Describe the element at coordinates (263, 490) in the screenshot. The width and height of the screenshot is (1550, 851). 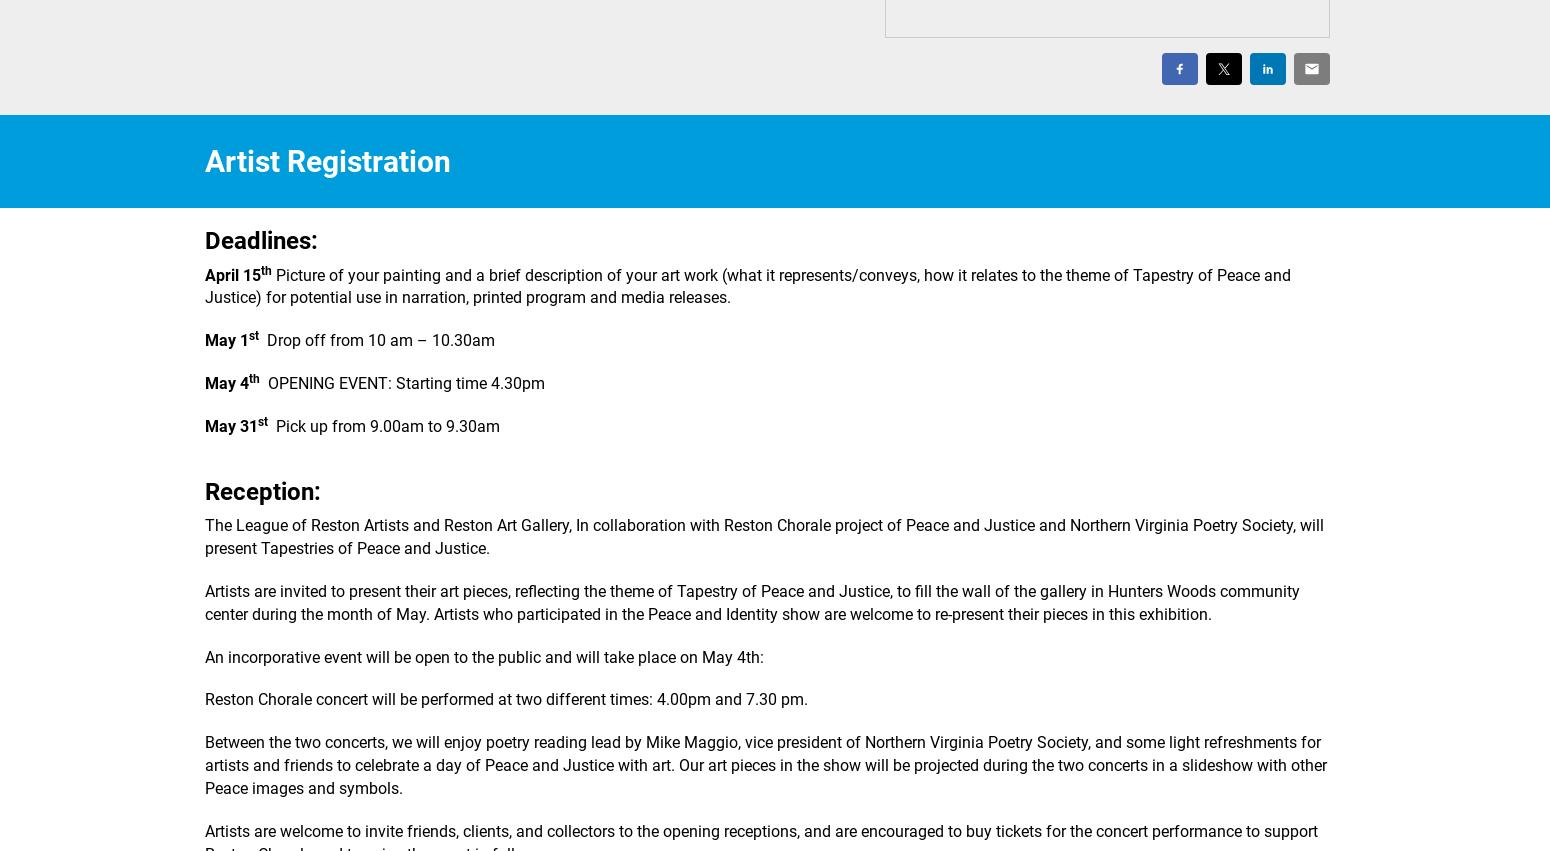
I see `'Reception:'` at that location.